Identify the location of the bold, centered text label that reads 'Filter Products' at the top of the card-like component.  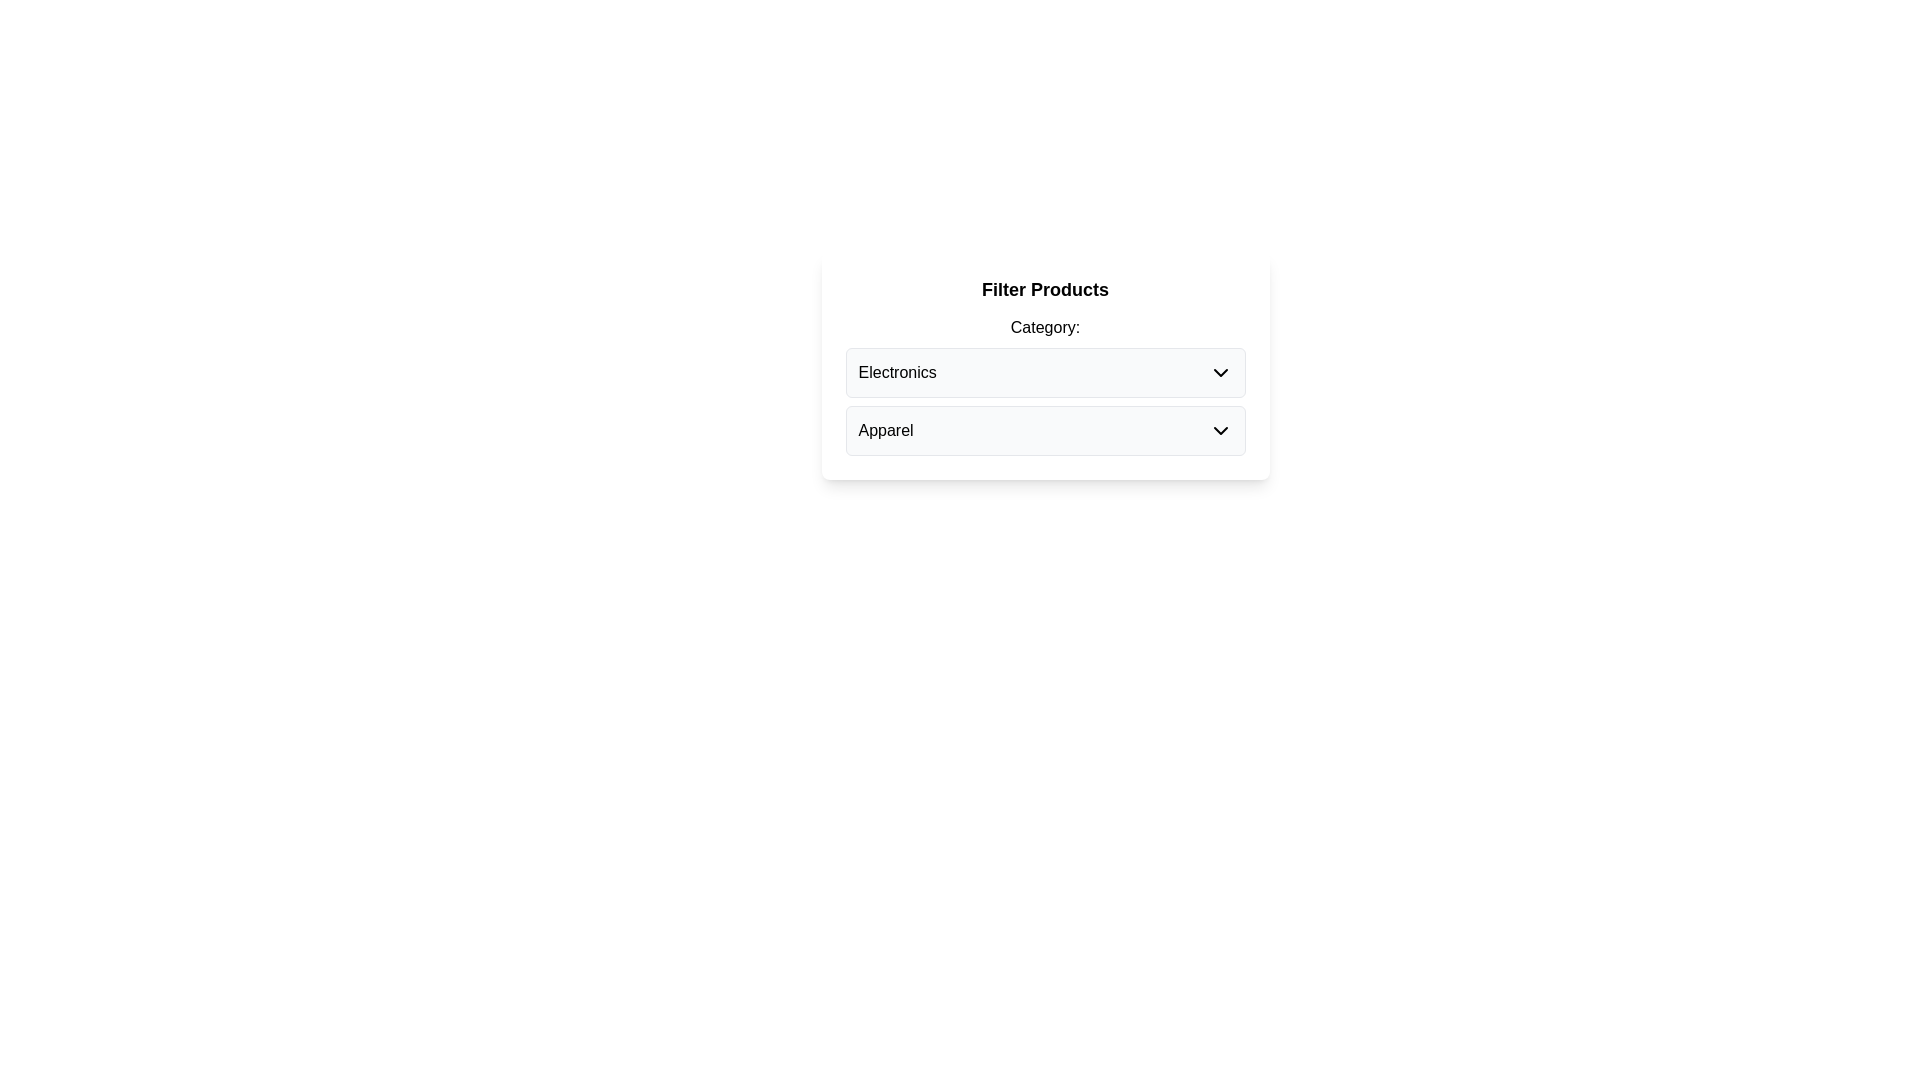
(1044, 289).